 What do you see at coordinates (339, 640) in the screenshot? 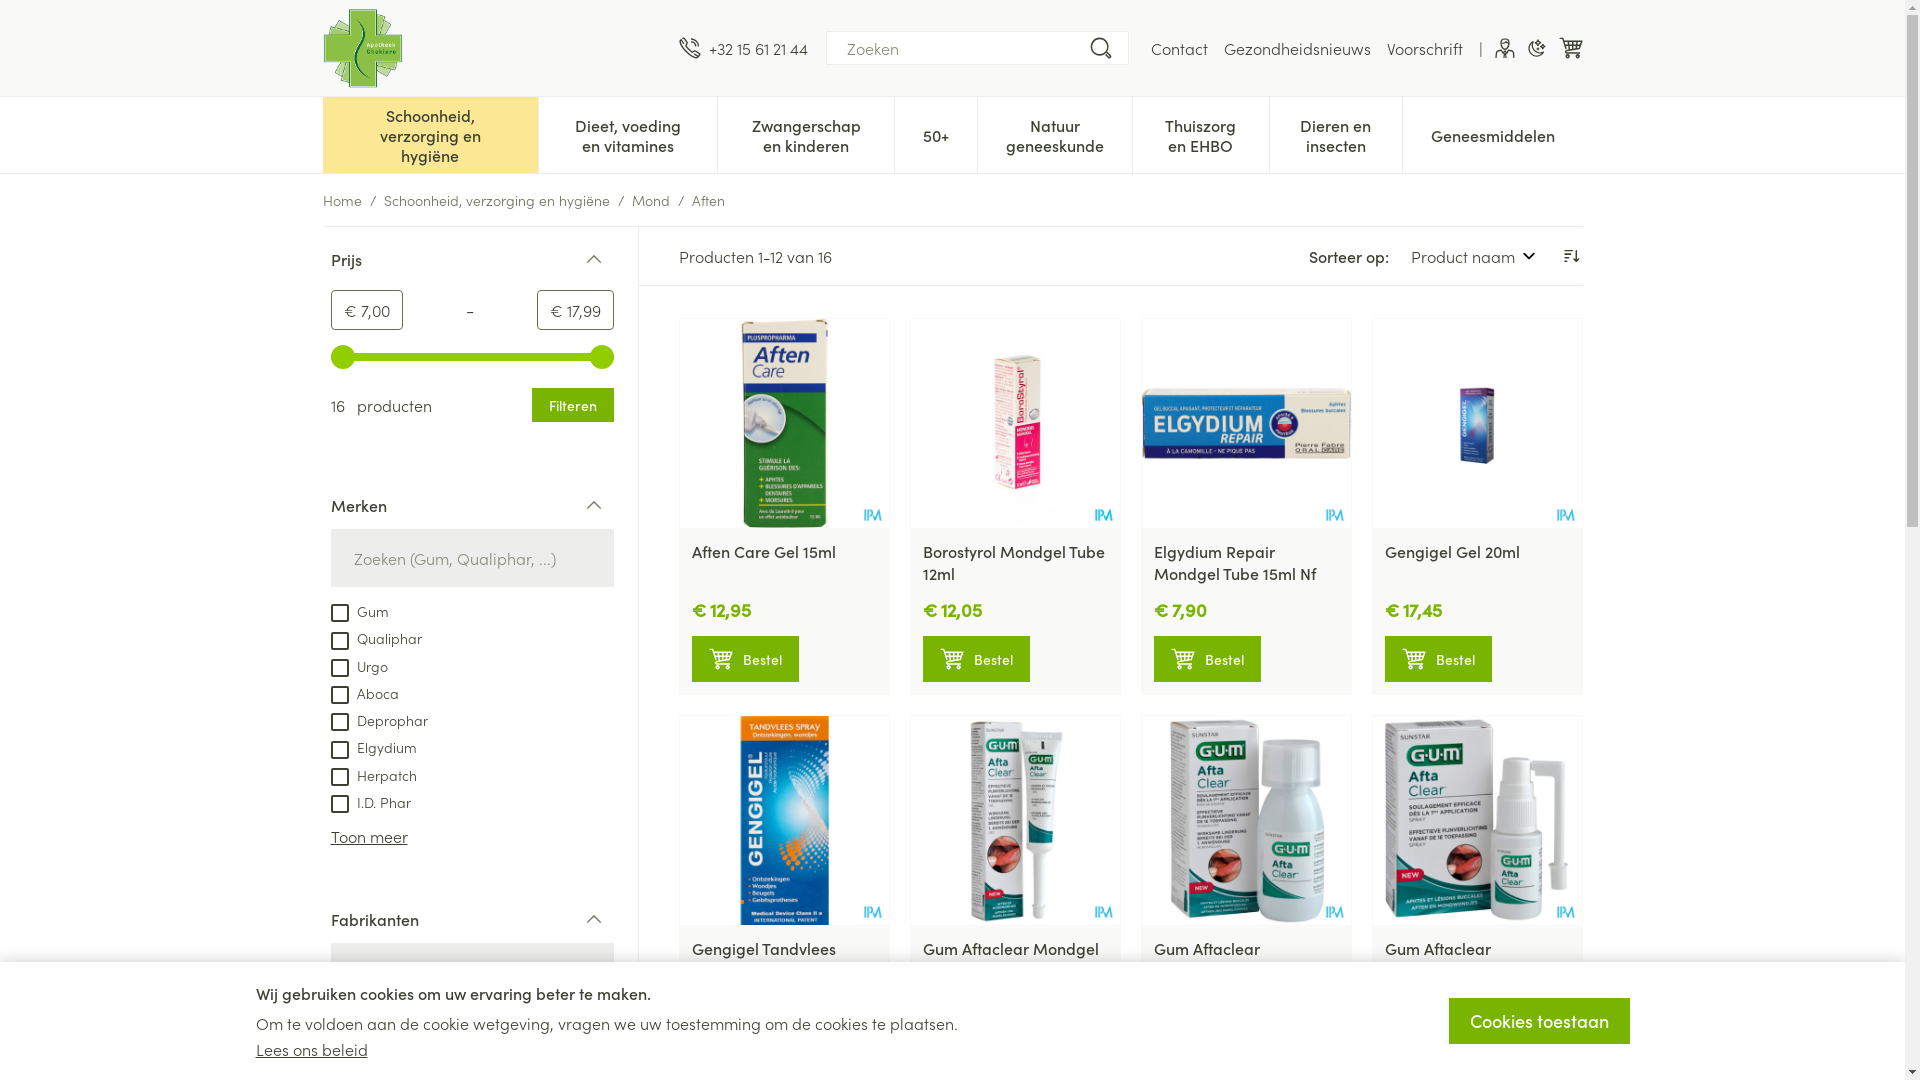
I see `'on'` at bounding box center [339, 640].